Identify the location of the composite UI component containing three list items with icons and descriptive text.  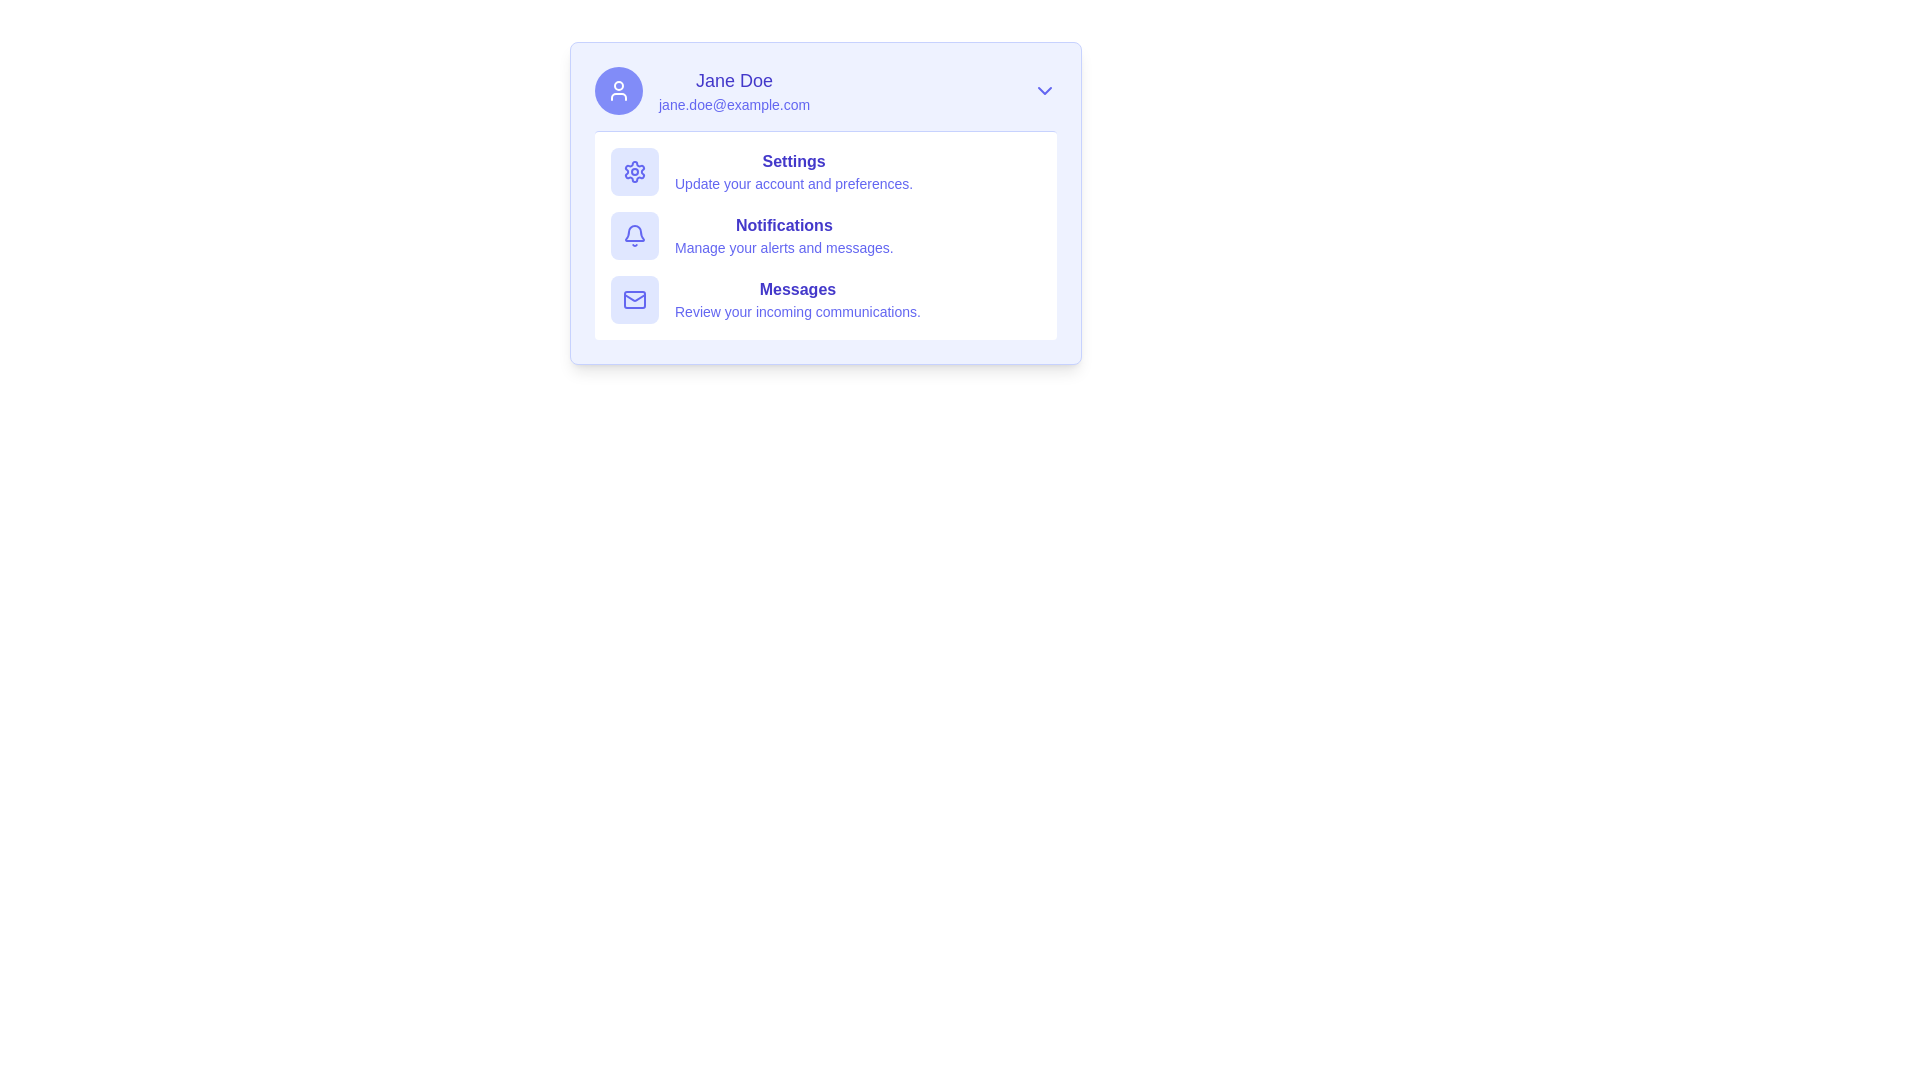
(825, 234).